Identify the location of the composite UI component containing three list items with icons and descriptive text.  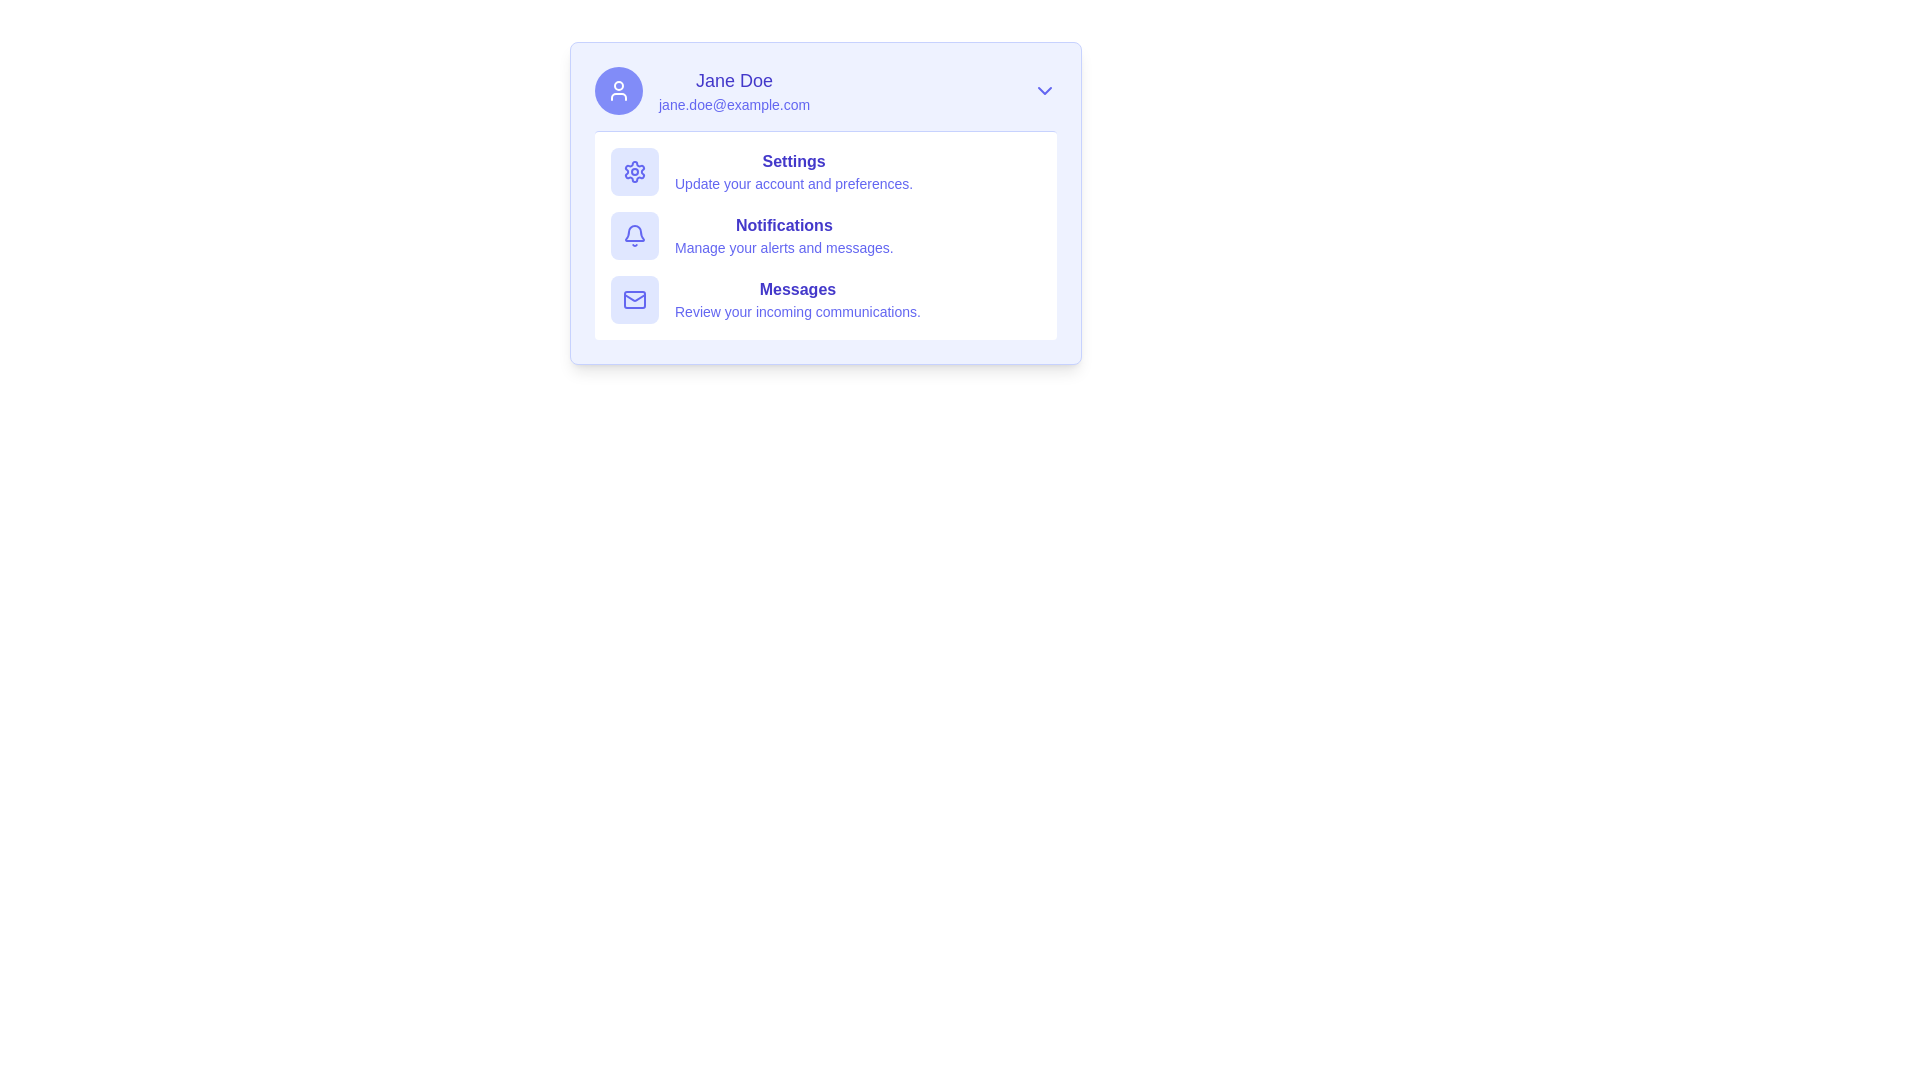
(825, 234).